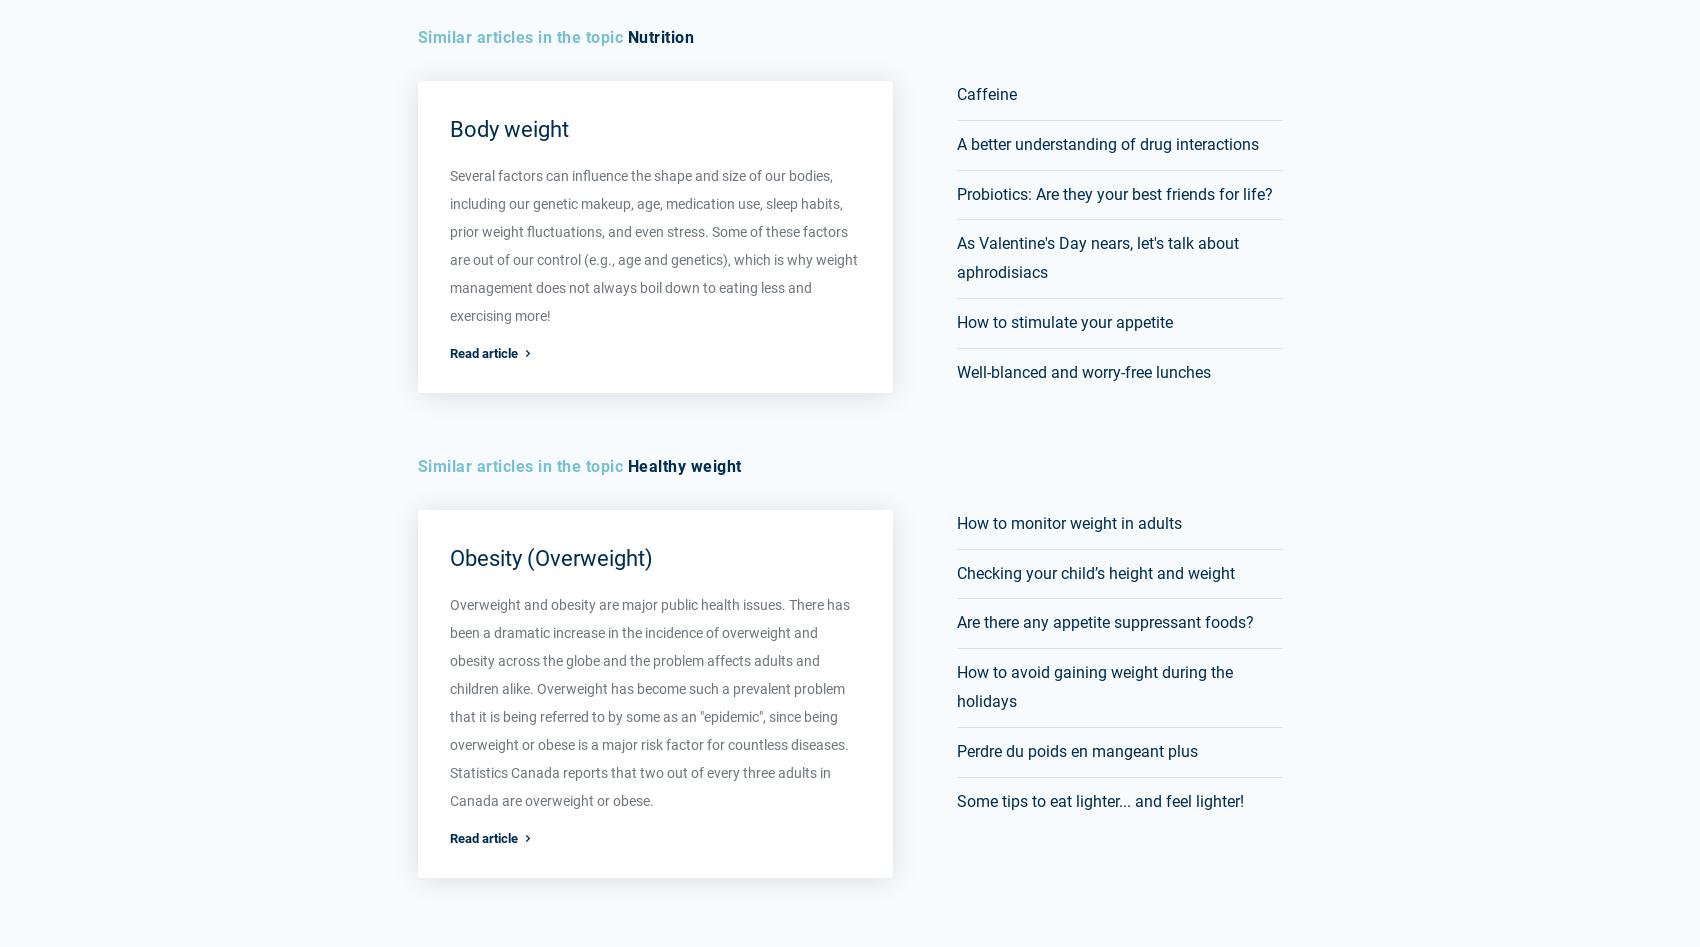 This screenshot has width=1700, height=947. Describe the element at coordinates (1104, 622) in the screenshot. I see `'Are there any appetite suppressant foods?'` at that location.